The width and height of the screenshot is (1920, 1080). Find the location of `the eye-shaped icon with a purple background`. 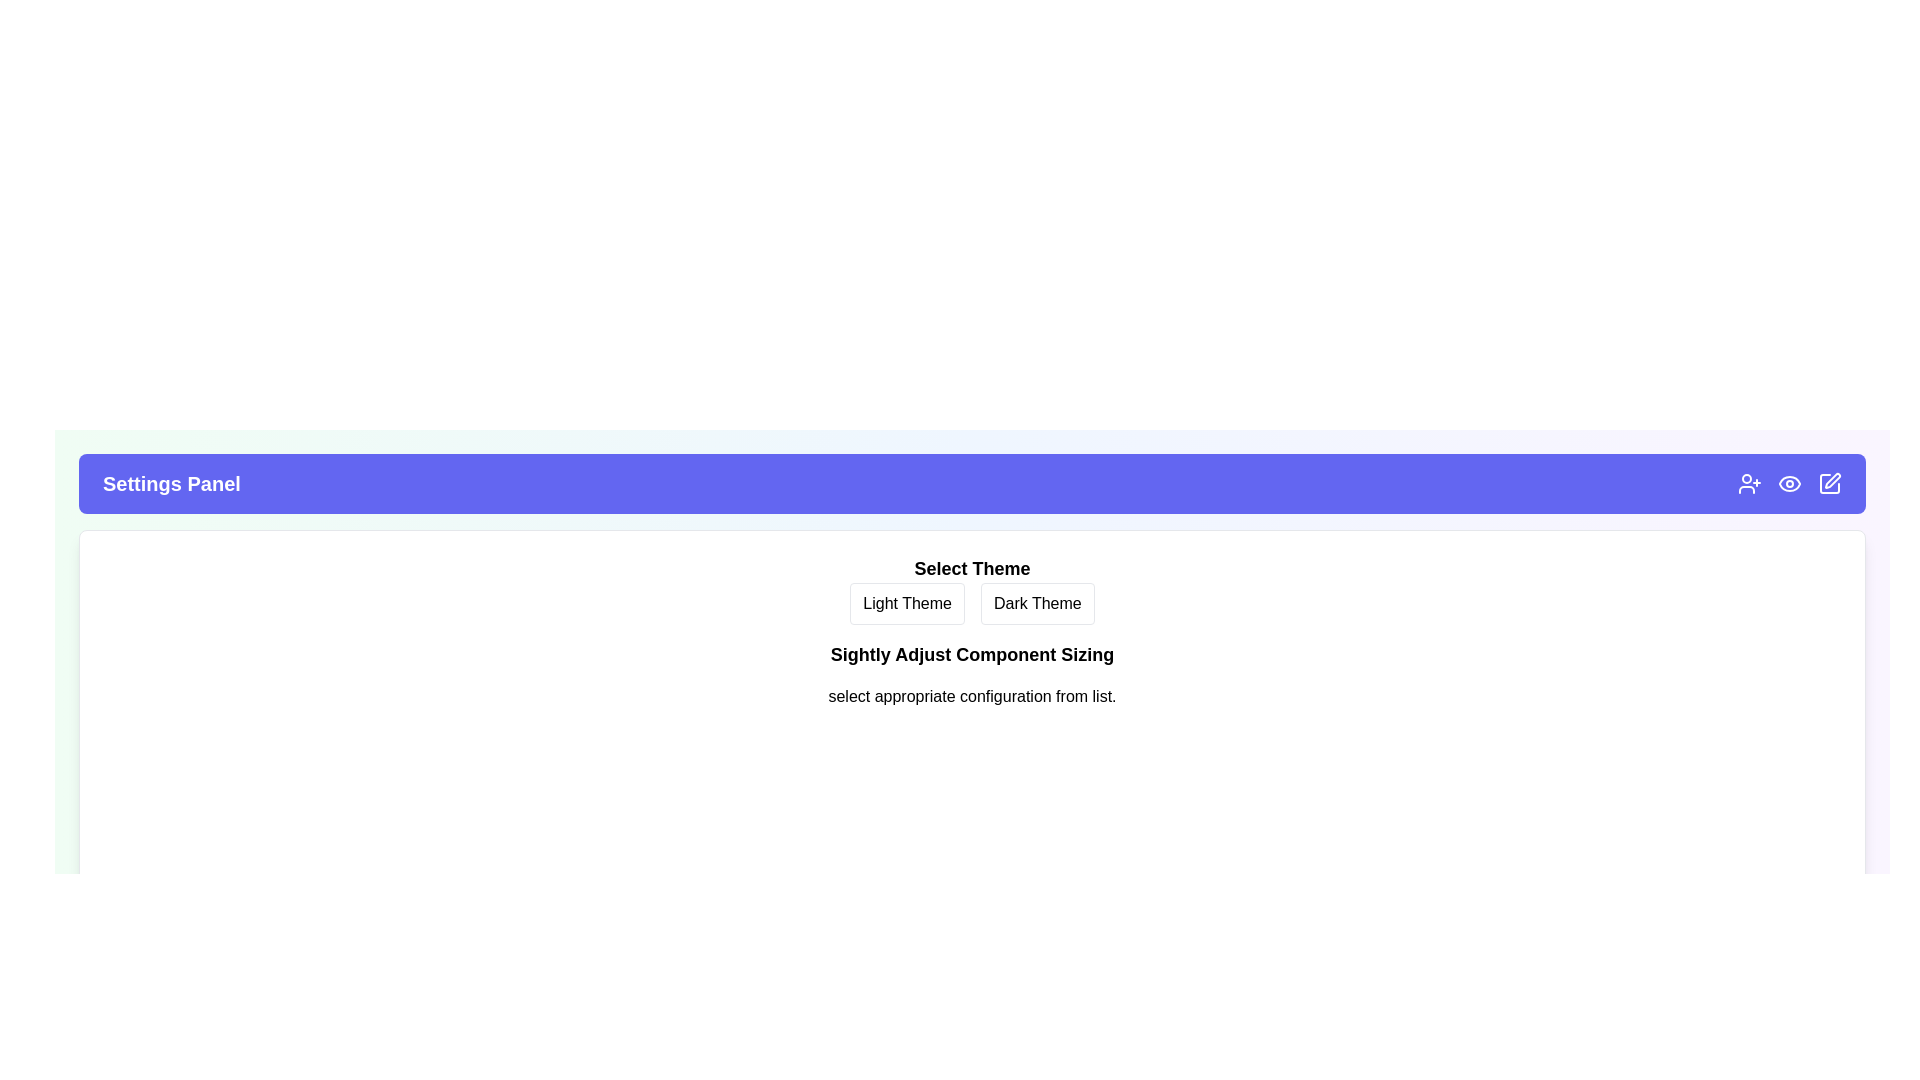

the eye-shaped icon with a purple background is located at coordinates (1790, 483).